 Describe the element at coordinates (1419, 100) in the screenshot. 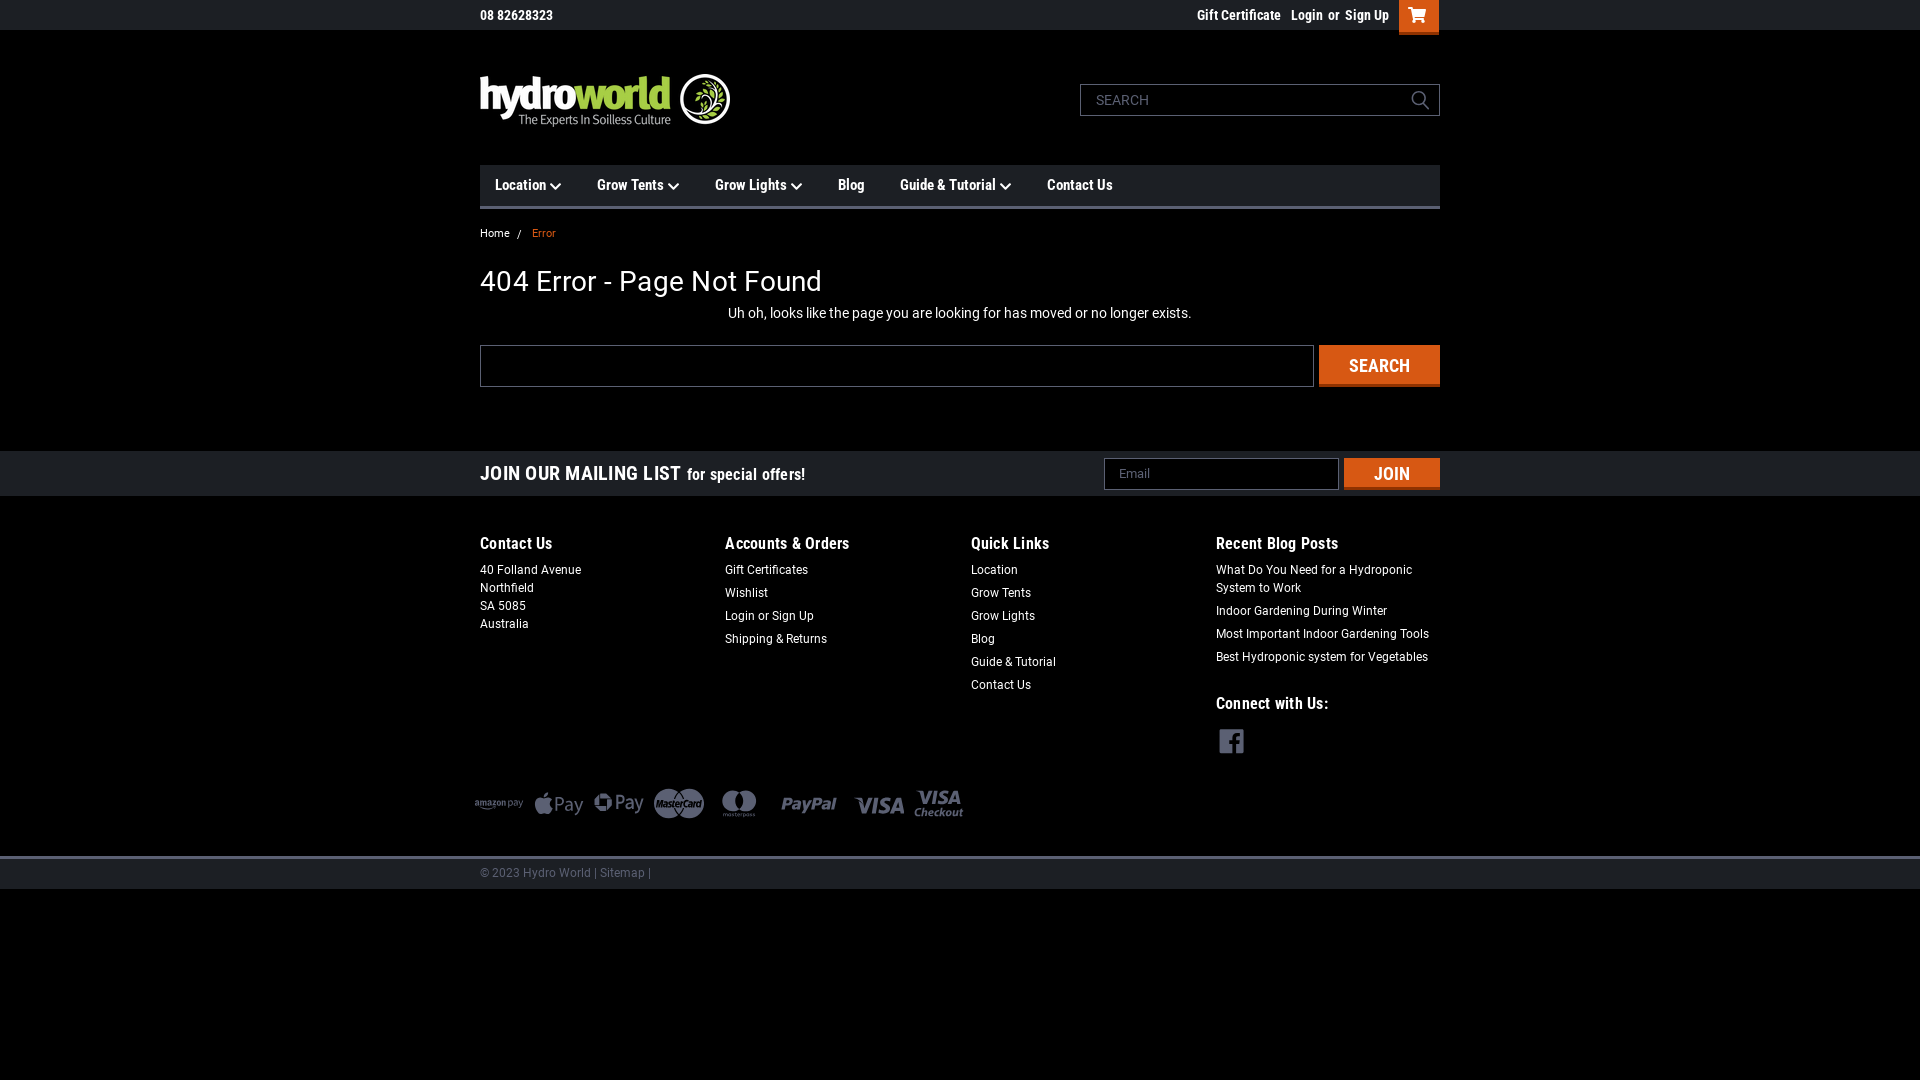

I see `'submit'` at that location.